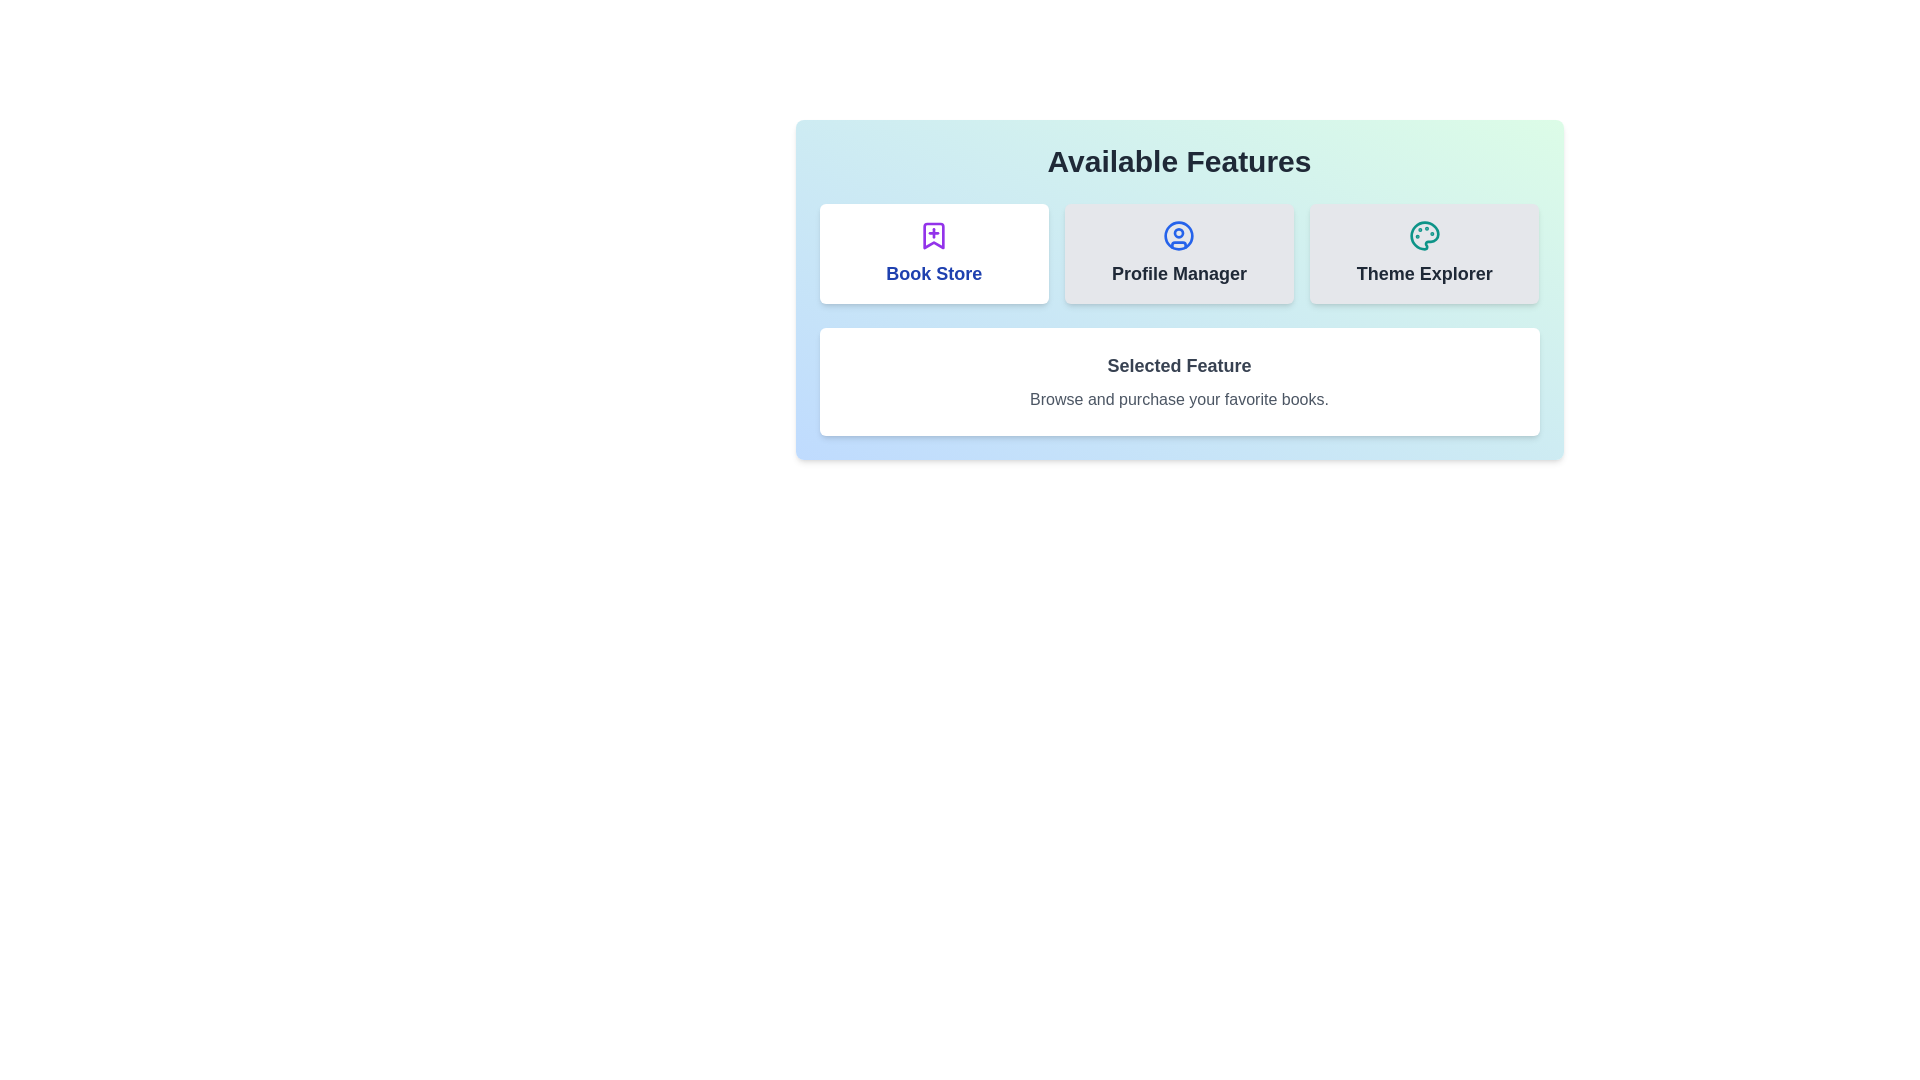  I want to click on styling of the Text label located below the 'Selected Feature' heading, which provides information about browsing and purchasing books, so click(1179, 400).